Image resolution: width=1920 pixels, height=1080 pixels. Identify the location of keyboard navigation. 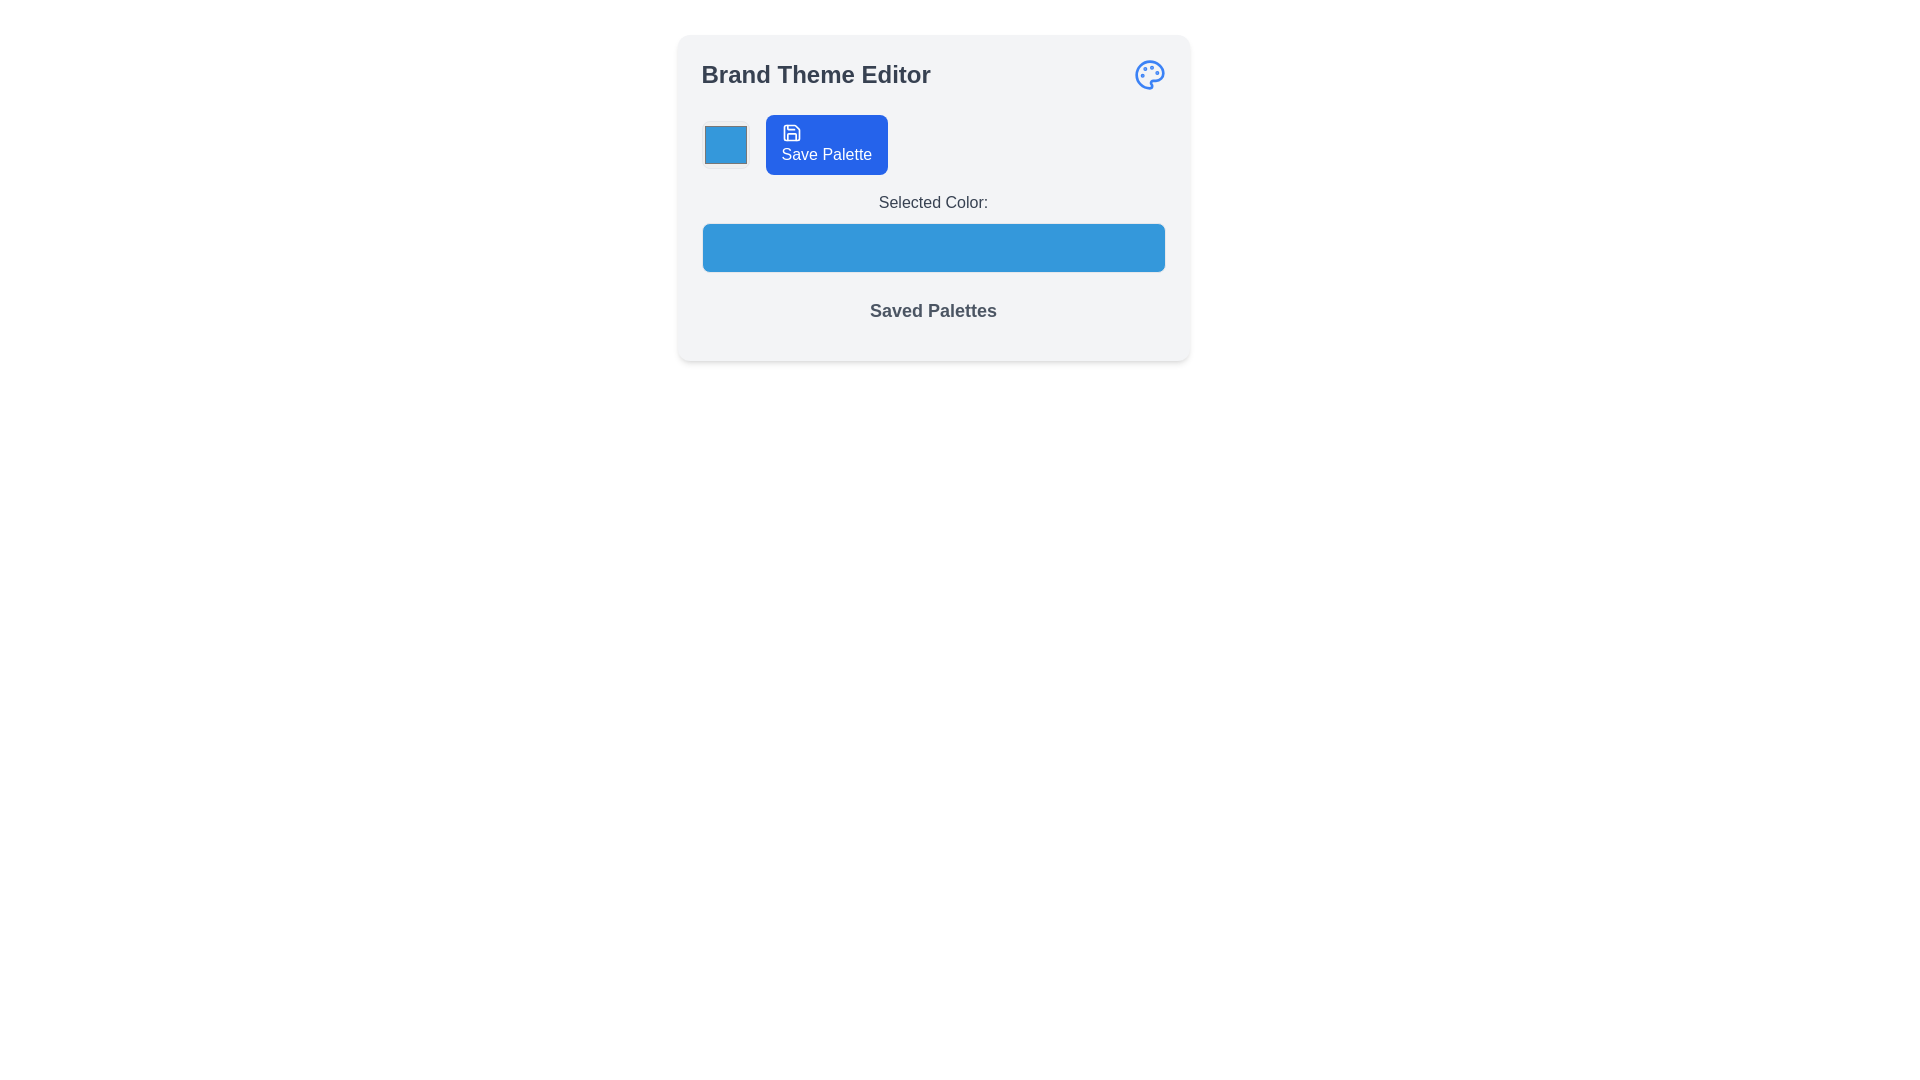
(1149, 73).